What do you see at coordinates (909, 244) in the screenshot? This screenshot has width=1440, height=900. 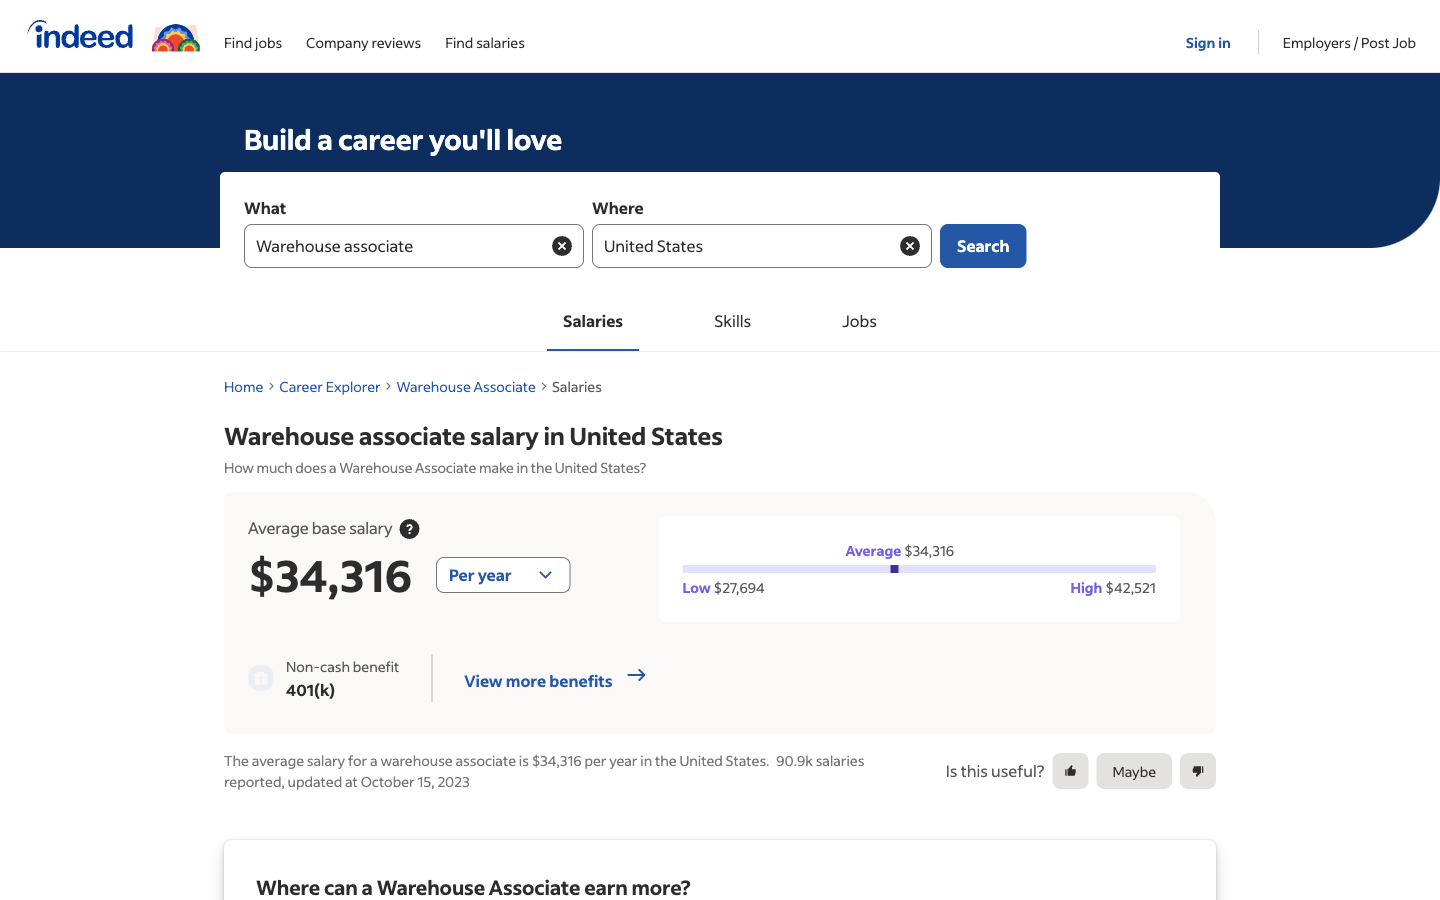 I see `Remove "United States" as the set work location` at bounding box center [909, 244].